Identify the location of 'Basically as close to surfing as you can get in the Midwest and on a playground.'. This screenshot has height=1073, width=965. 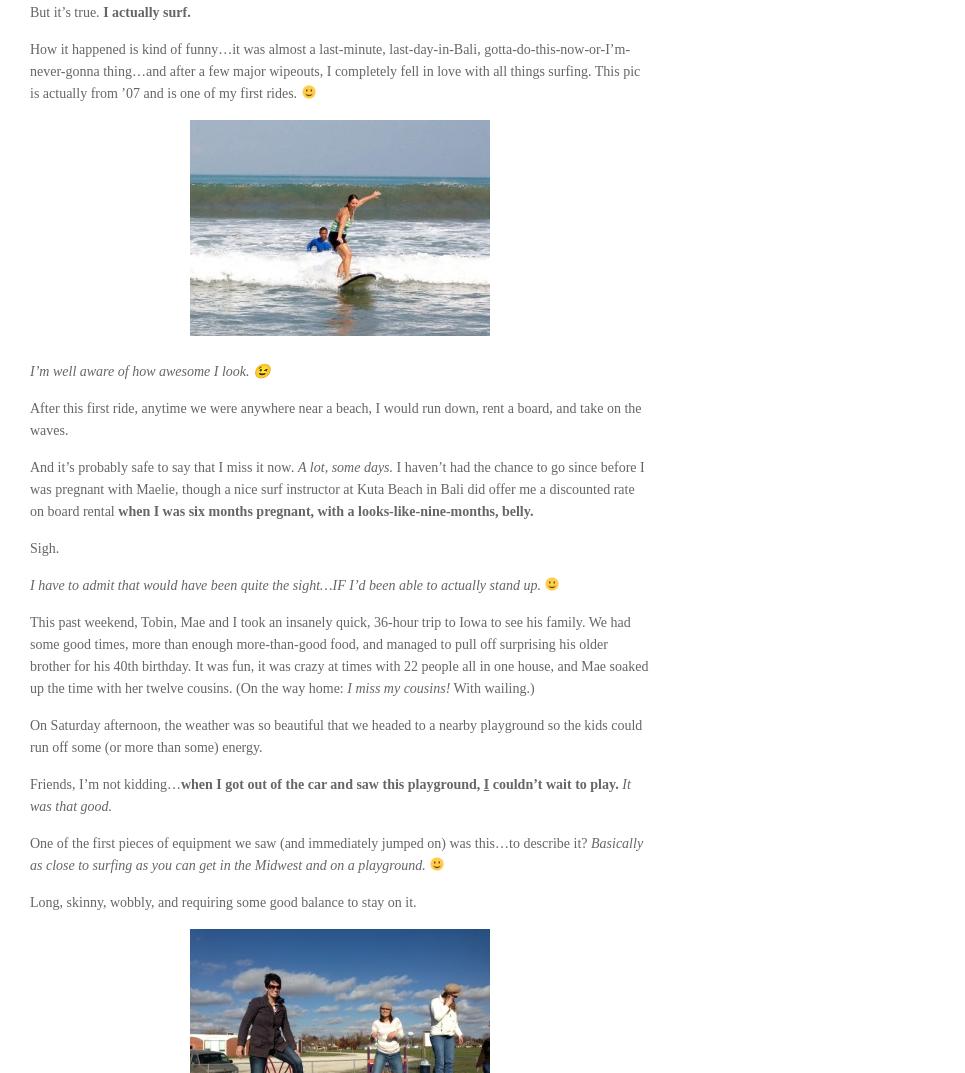
(29, 853).